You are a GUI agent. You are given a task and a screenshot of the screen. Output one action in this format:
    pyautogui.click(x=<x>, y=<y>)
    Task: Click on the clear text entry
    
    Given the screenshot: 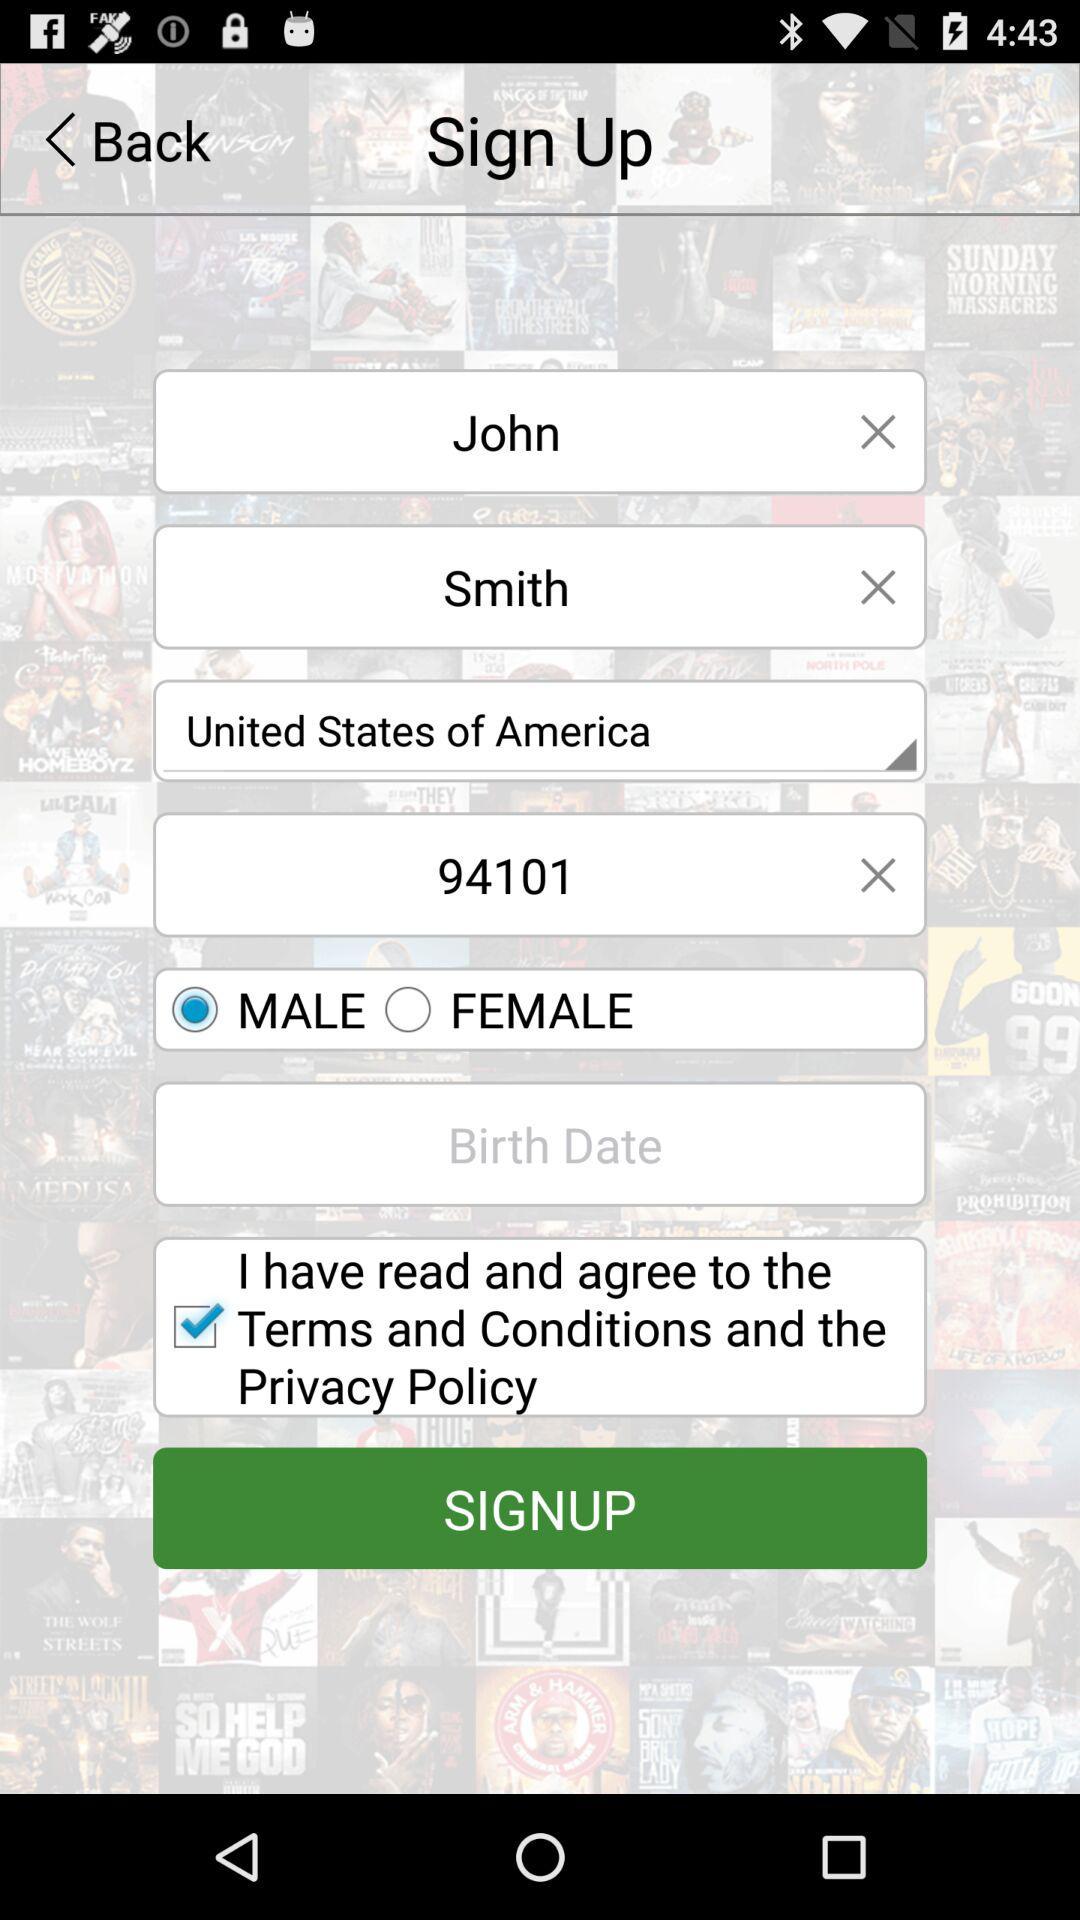 What is the action you would take?
    pyautogui.click(x=877, y=585)
    